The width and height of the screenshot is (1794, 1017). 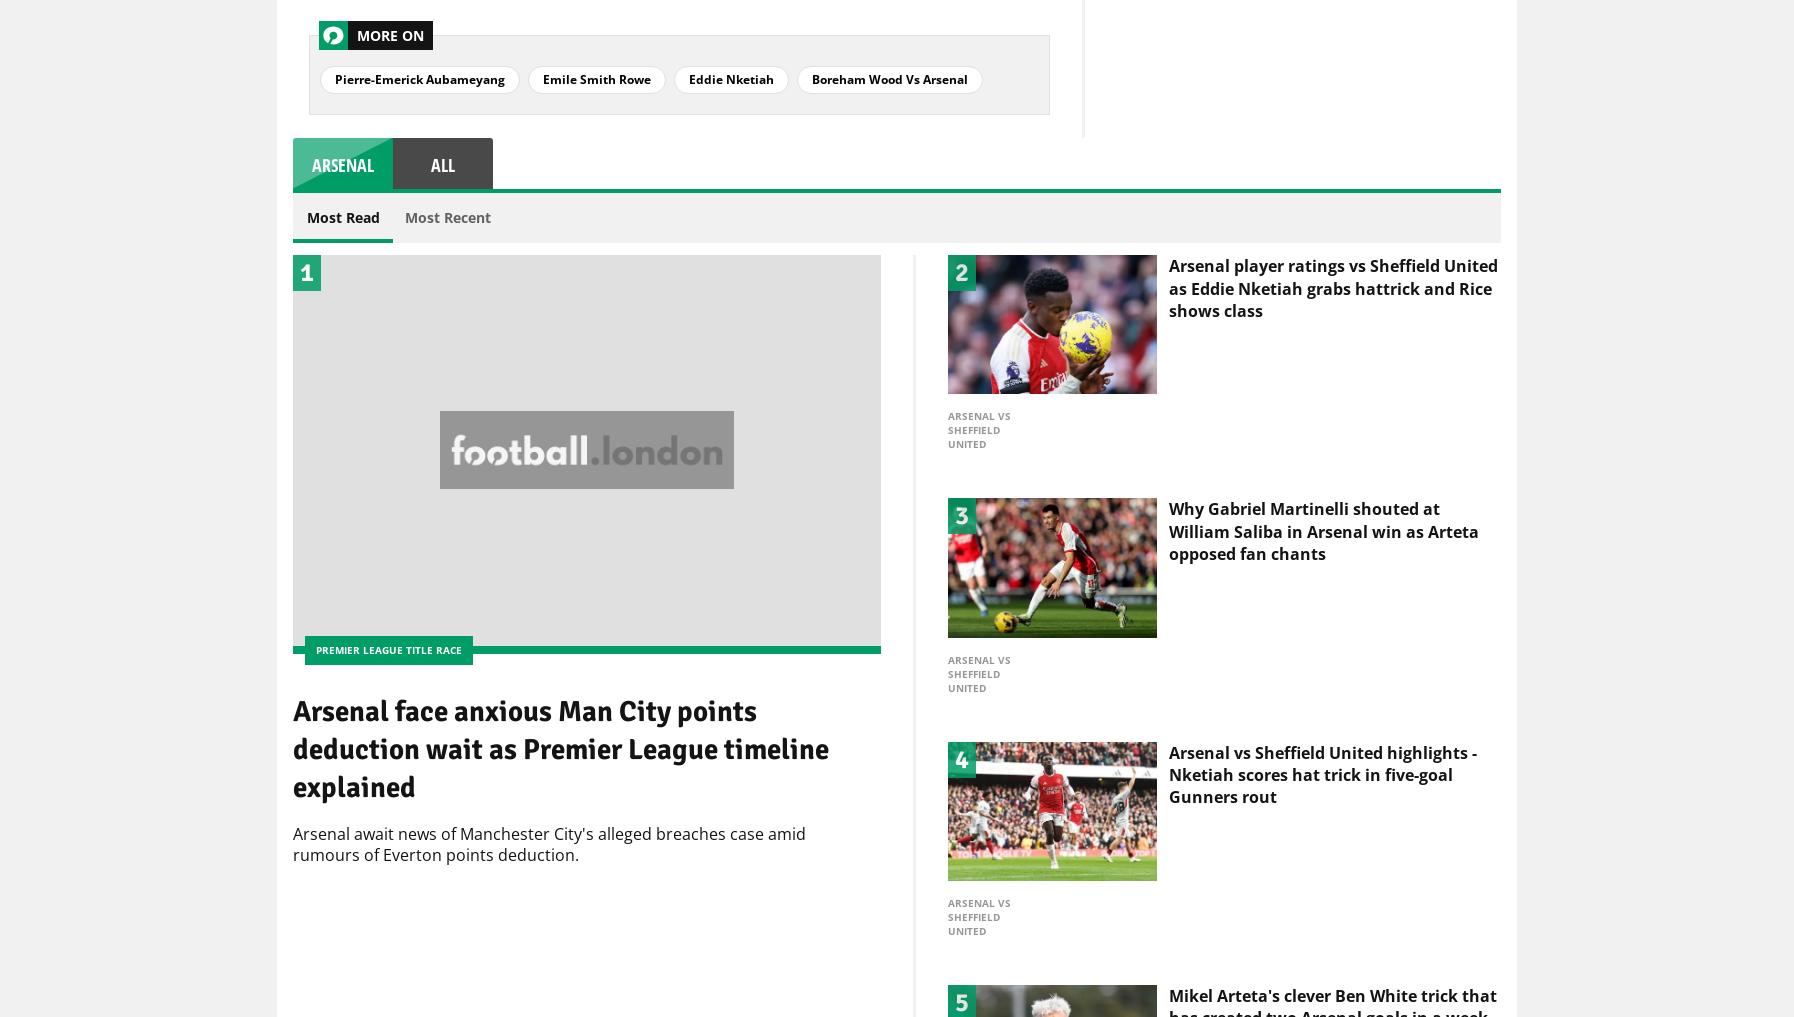 What do you see at coordinates (441, 165) in the screenshot?
I see `'all'` at bounding box center [441, 165].